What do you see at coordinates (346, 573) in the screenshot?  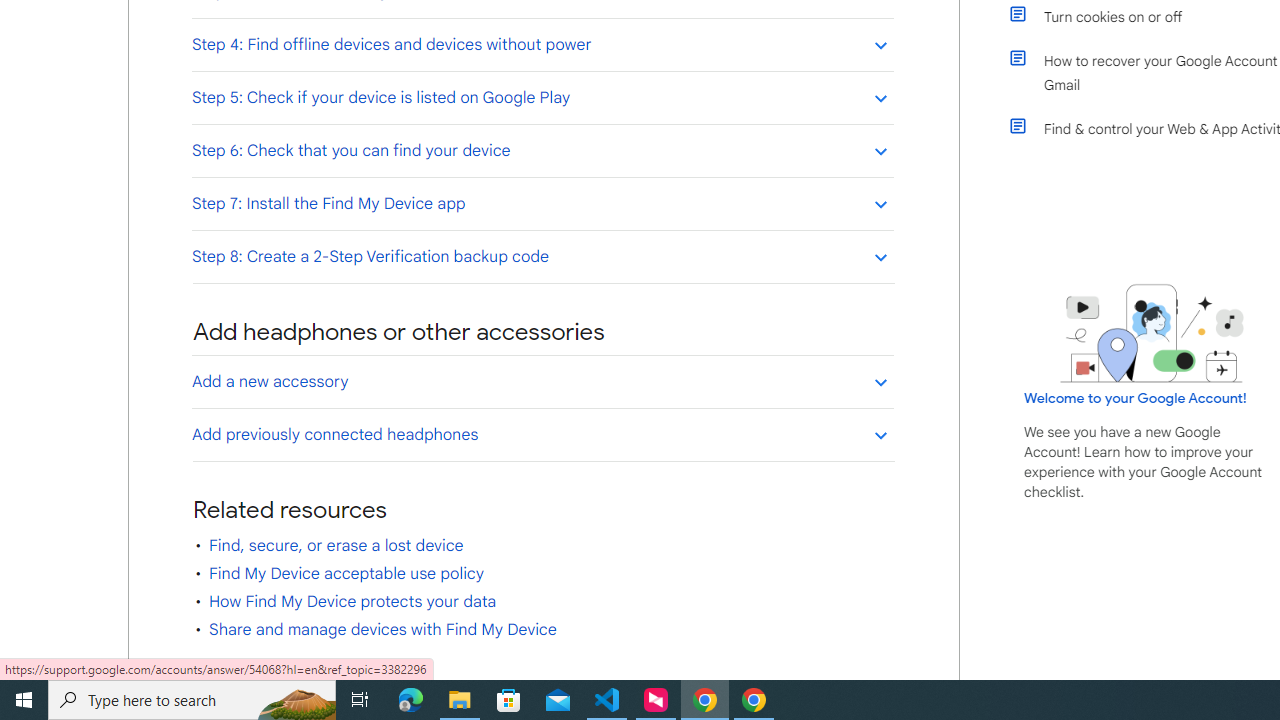 I see `'Find My Device acceptable use policy'` at bounding box center [346, 573].